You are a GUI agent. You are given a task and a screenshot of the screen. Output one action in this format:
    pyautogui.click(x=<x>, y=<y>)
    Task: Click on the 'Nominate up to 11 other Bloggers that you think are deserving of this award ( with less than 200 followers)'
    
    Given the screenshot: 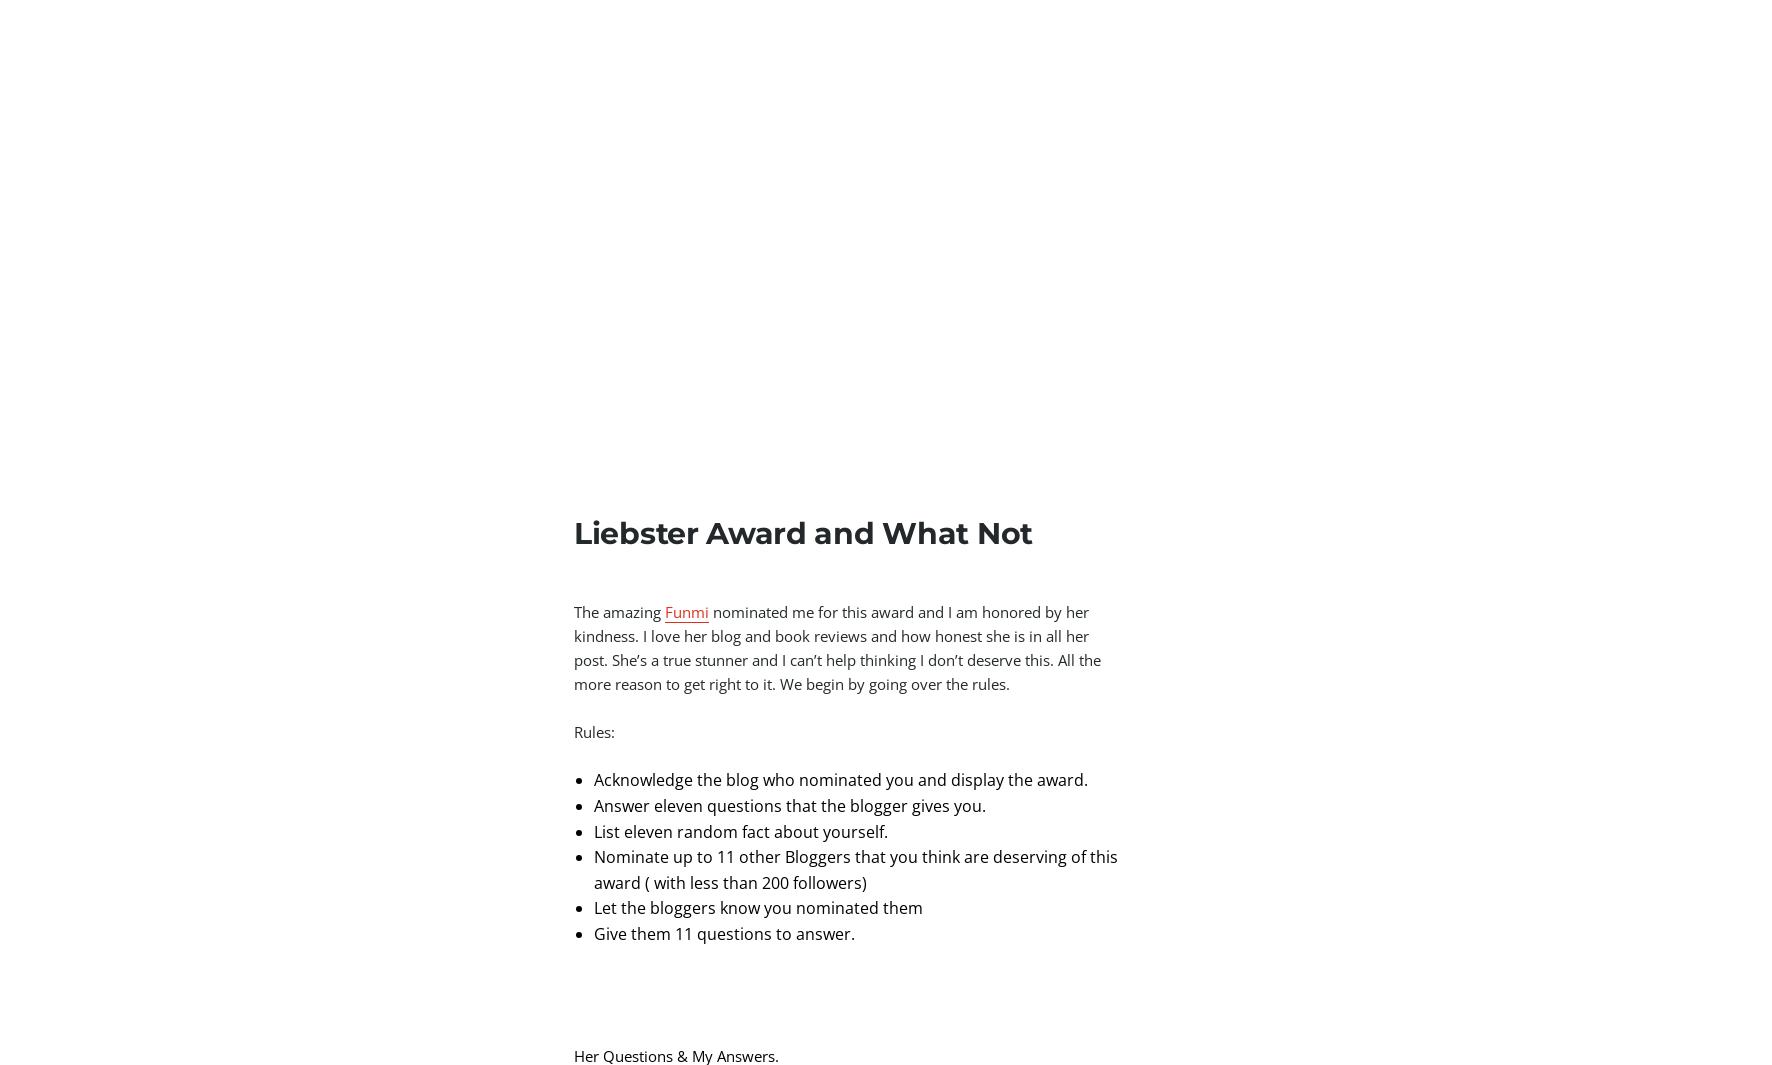 What is the action you would take?
    pyautogui.click(x=856, y=869)
    